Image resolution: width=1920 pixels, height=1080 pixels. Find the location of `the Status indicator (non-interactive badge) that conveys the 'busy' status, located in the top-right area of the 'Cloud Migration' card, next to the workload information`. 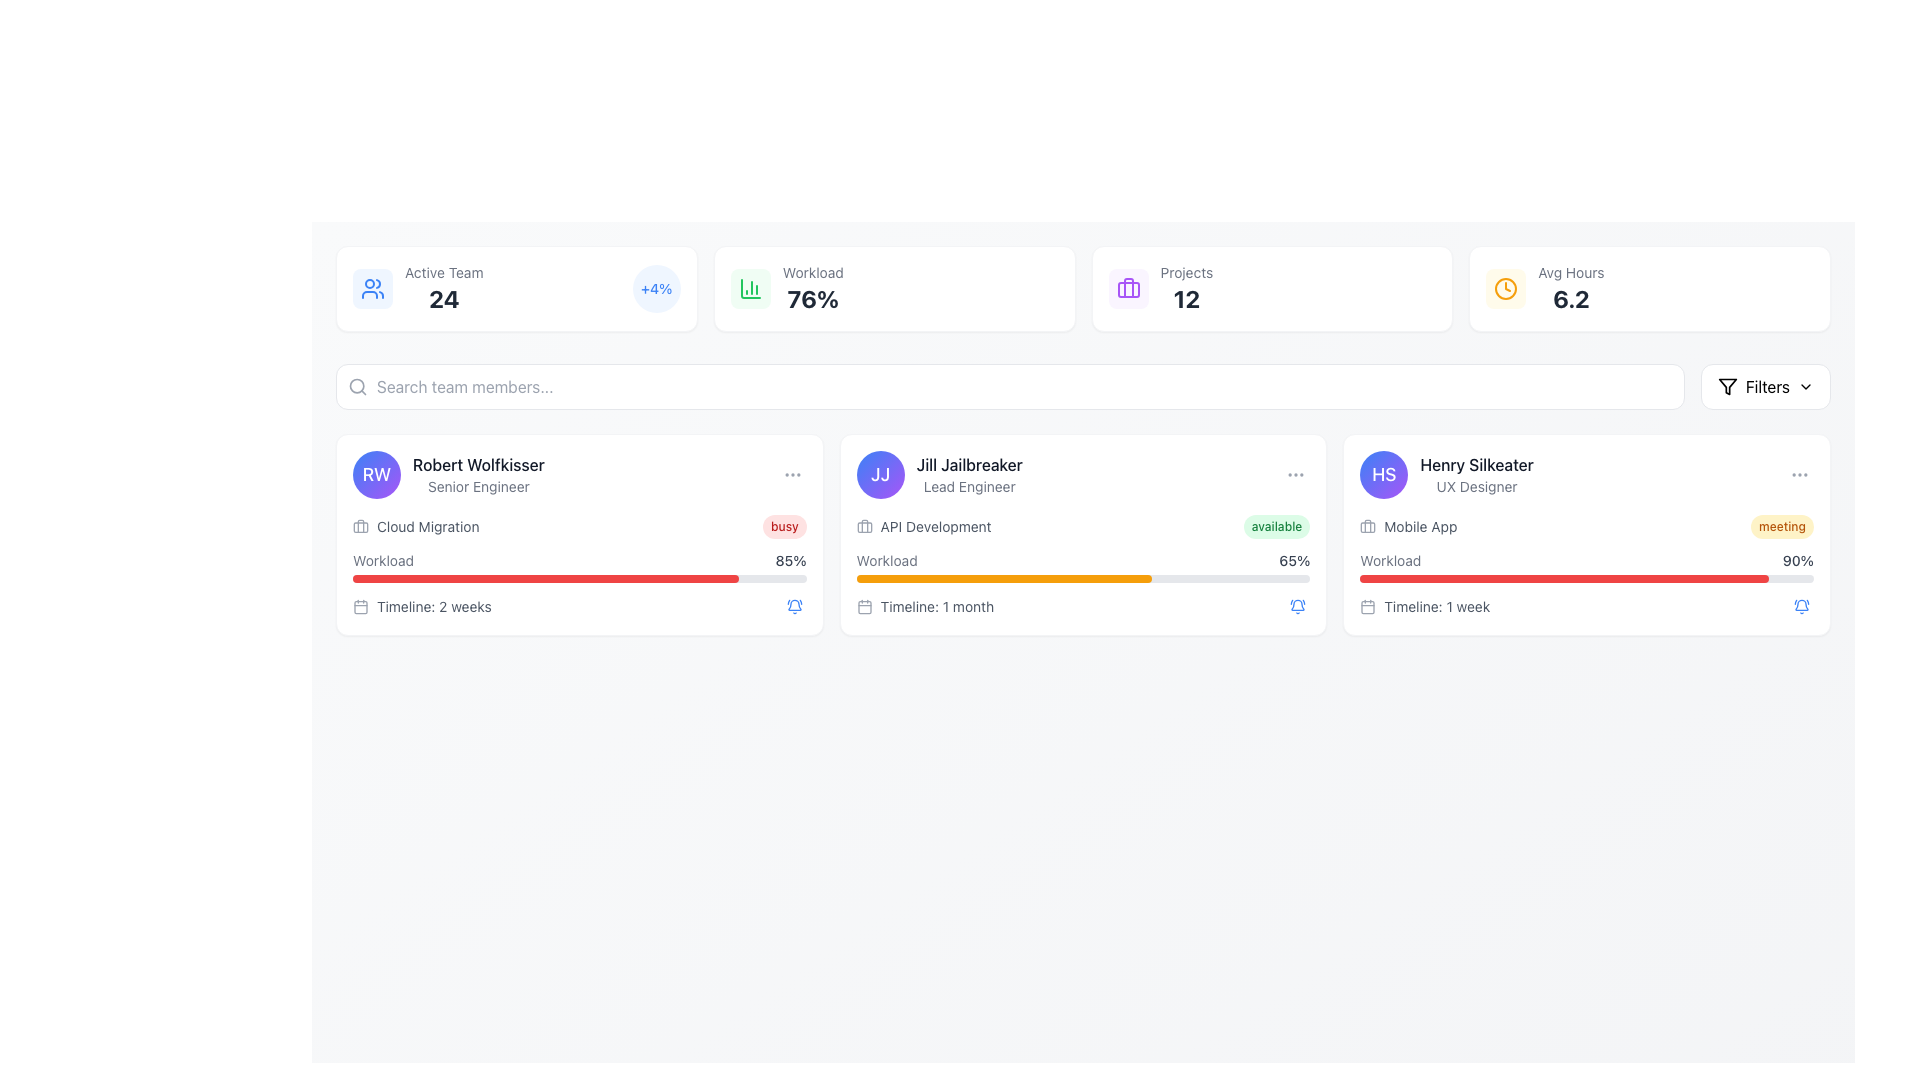

the Status indicator (non-interactive badge) that conveys the 'busy' status, located in the top-right area of the 'Cloud Migration' card, next to the workload information is located at coordinates (783, 526).